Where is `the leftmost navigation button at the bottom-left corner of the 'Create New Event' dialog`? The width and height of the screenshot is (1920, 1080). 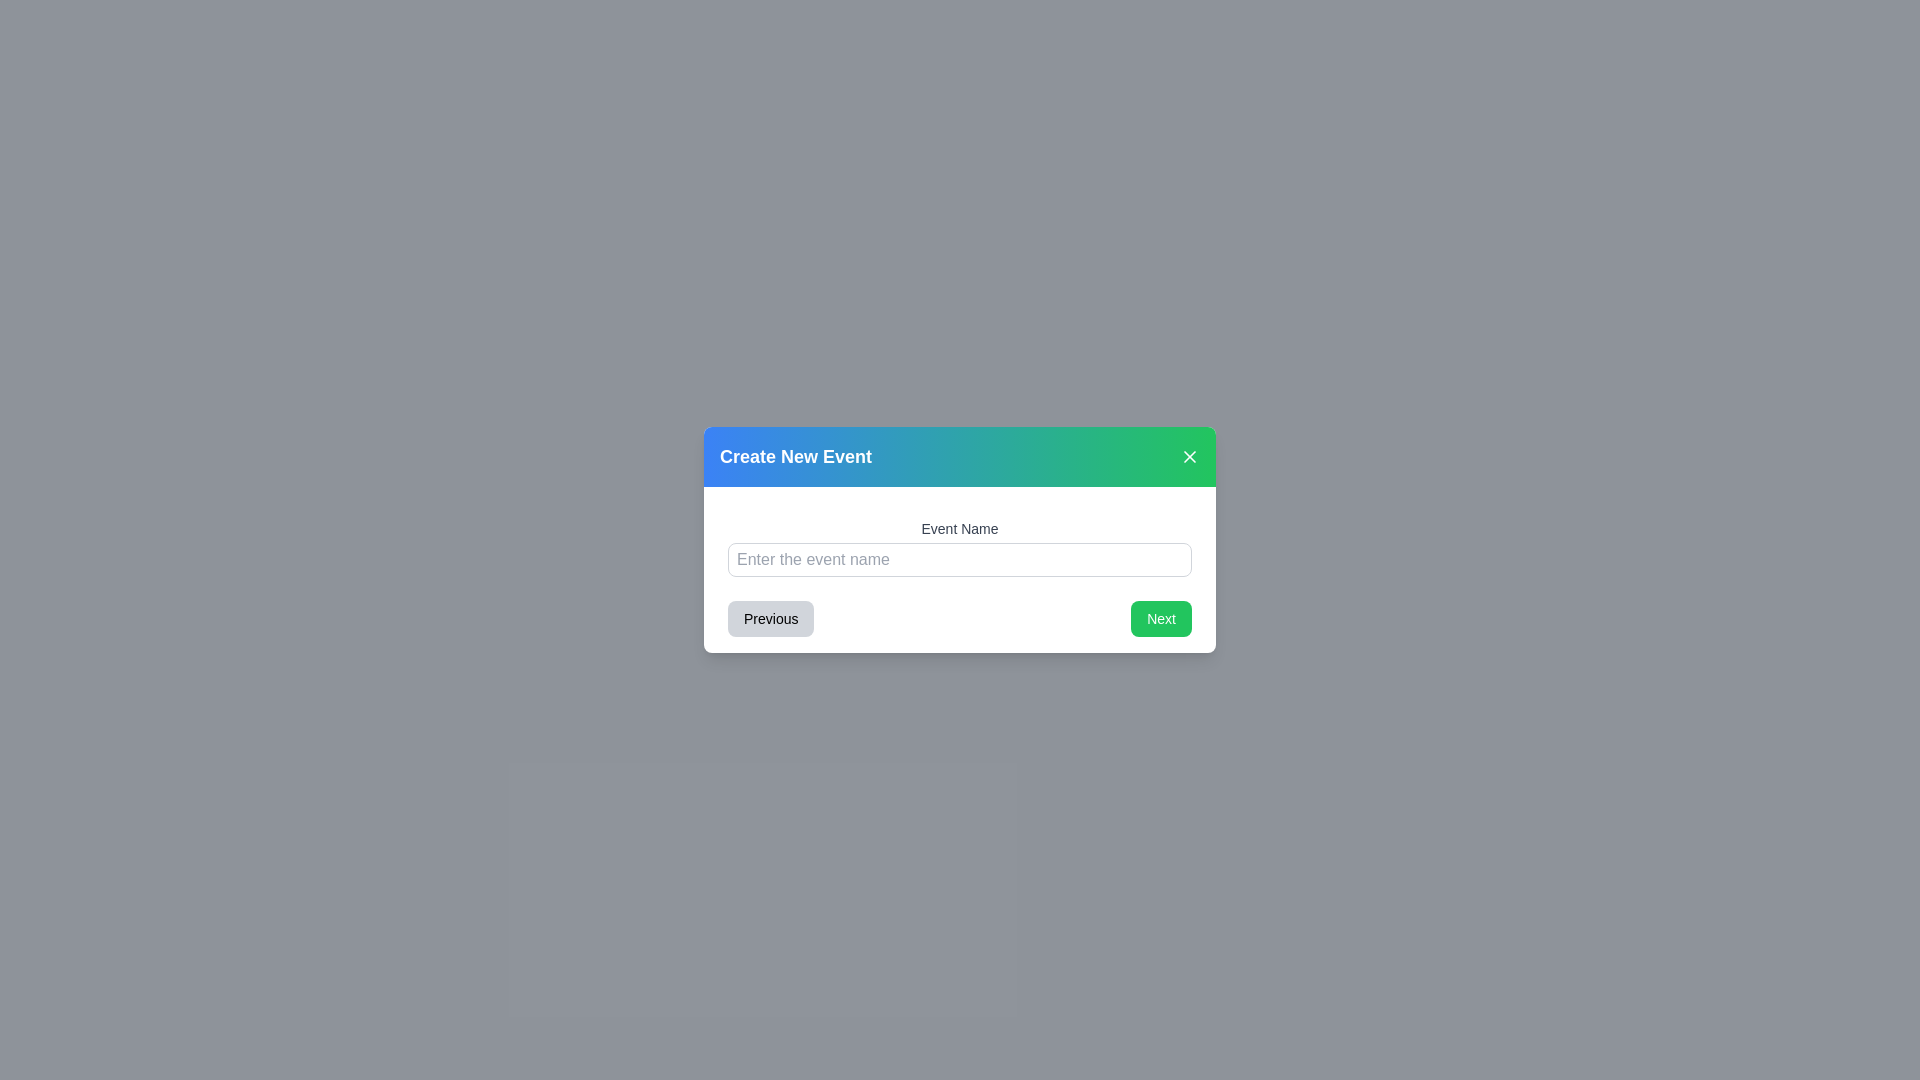 the leftmost navigation button at the bottom-left corner of the 'Create New Event' dialog is located at coordinates (770, 617).